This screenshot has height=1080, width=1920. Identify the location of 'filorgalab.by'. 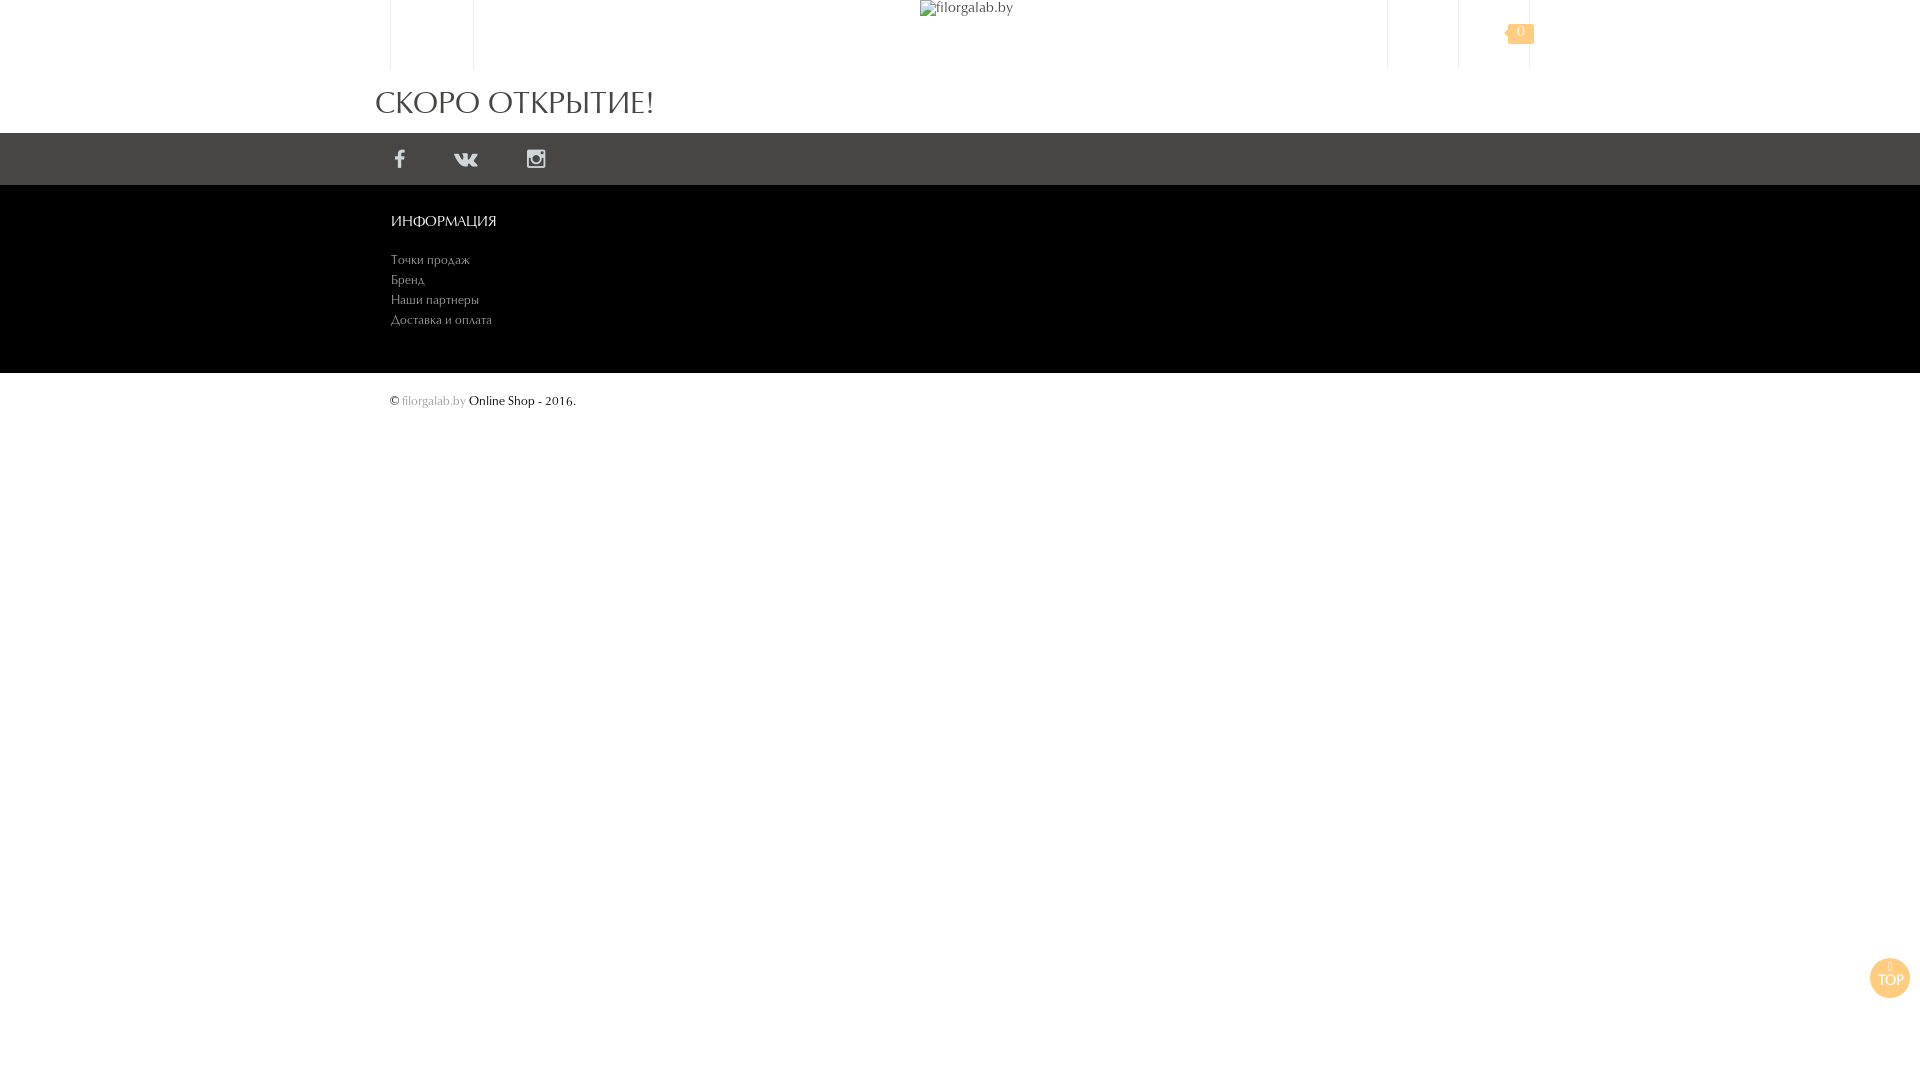
(432, 401).